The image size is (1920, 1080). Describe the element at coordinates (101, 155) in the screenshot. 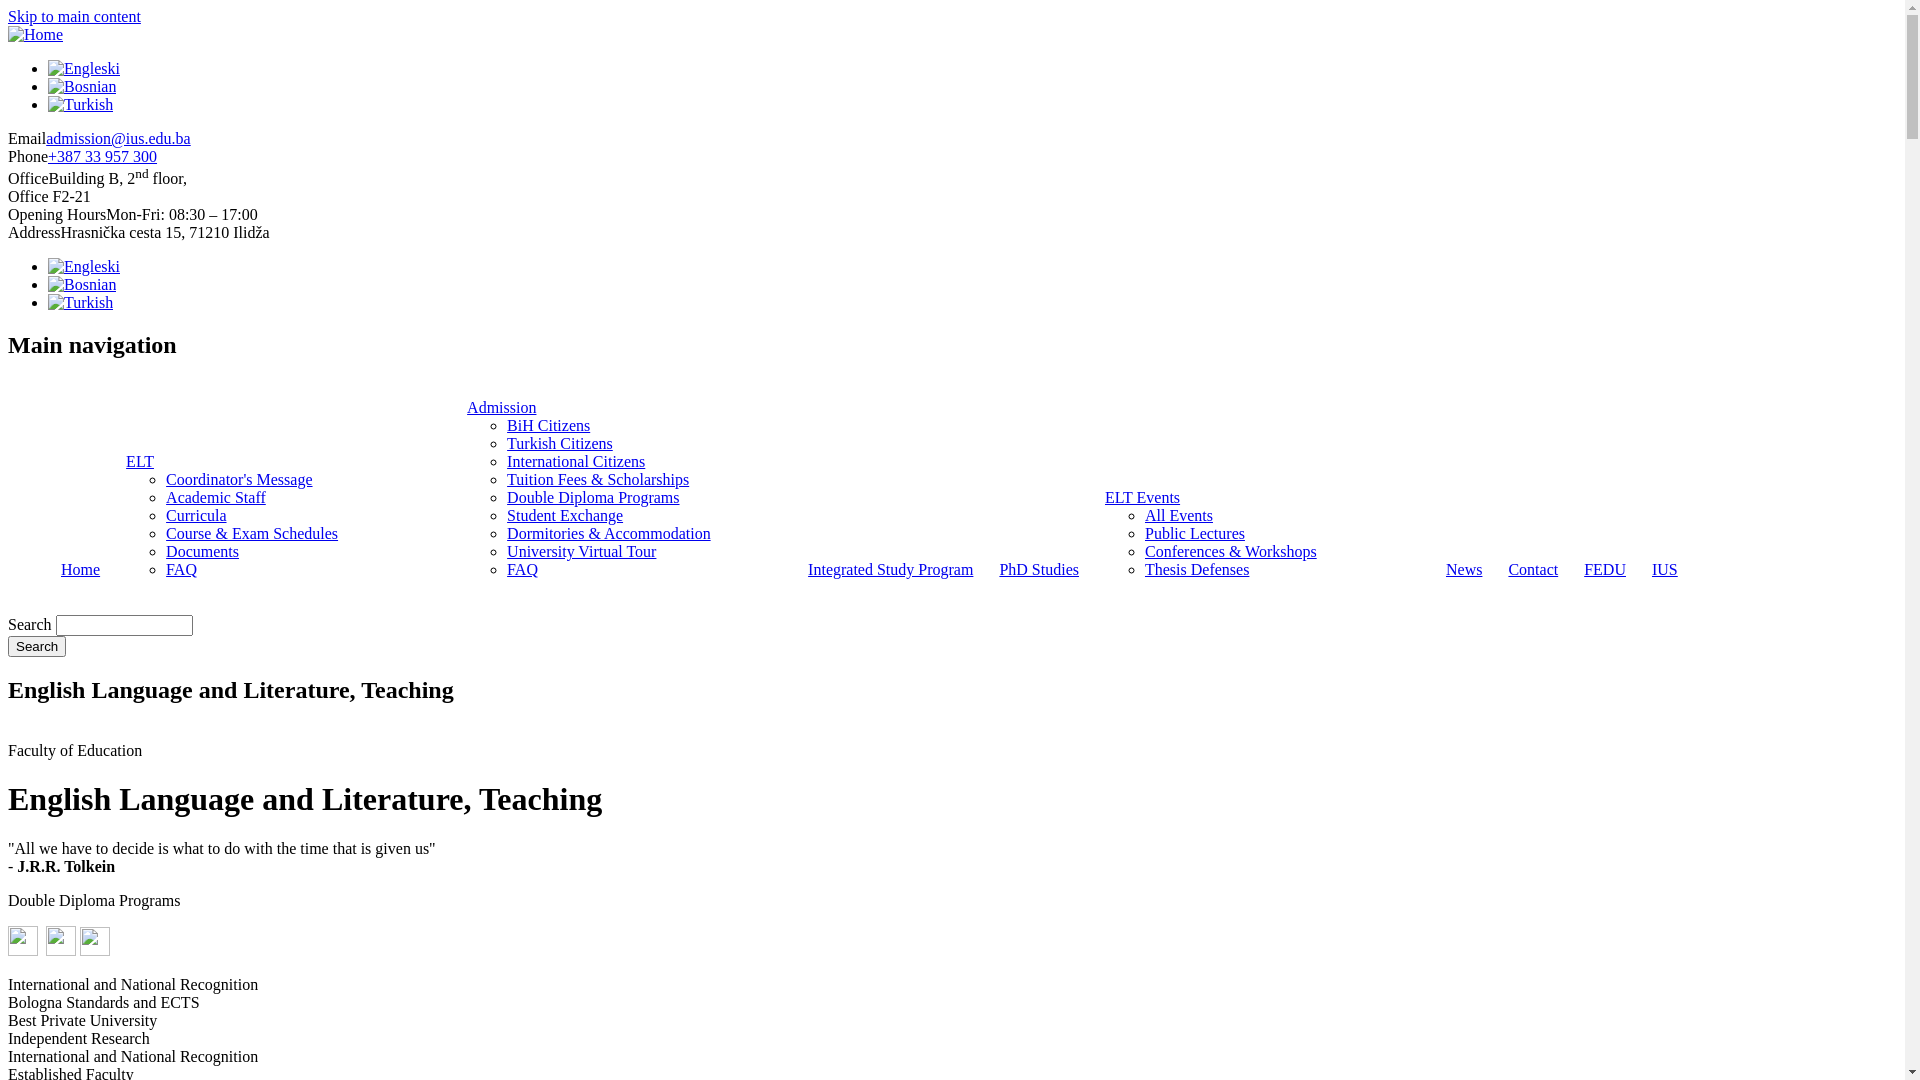

I see `'+387 33 957 300'` at that location.